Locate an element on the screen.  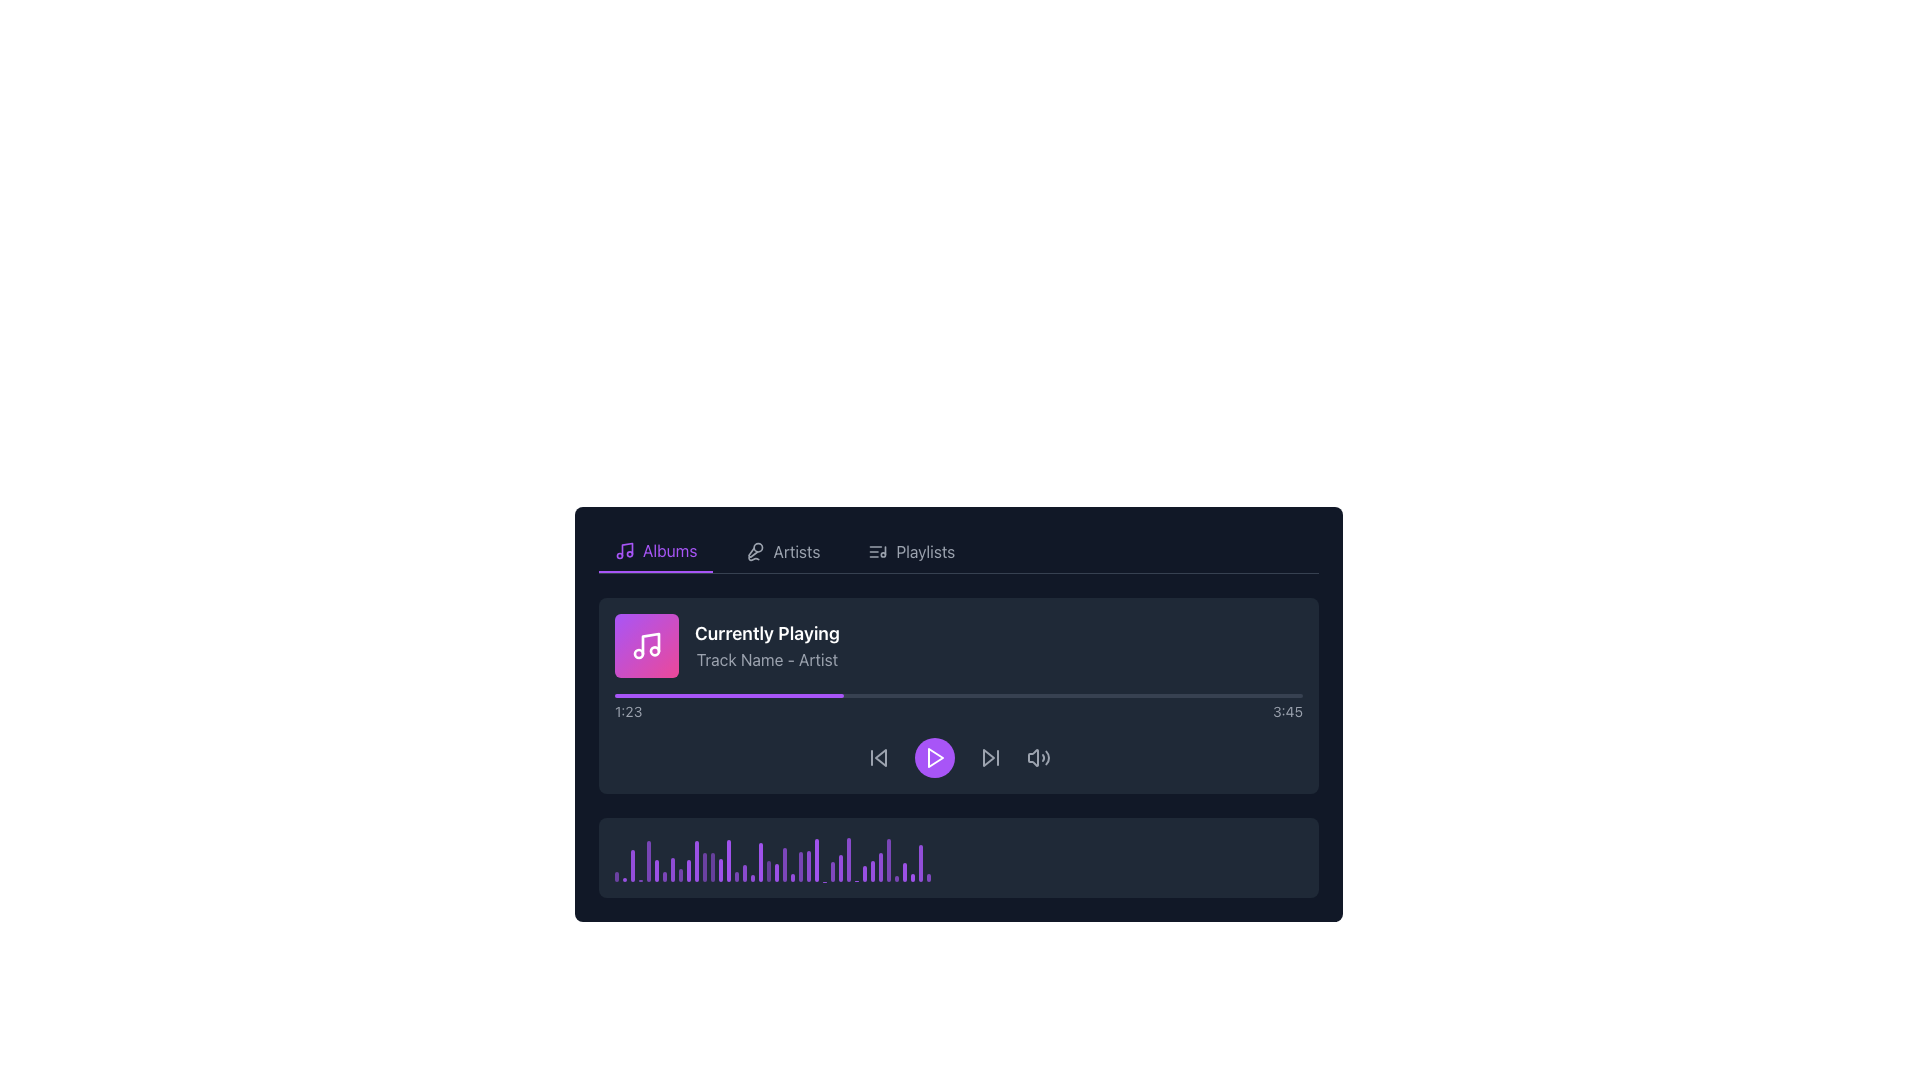
the media control icon button represented by a forward-skip style triangular arrow pointing to the right is located at coordinates (990, 758).